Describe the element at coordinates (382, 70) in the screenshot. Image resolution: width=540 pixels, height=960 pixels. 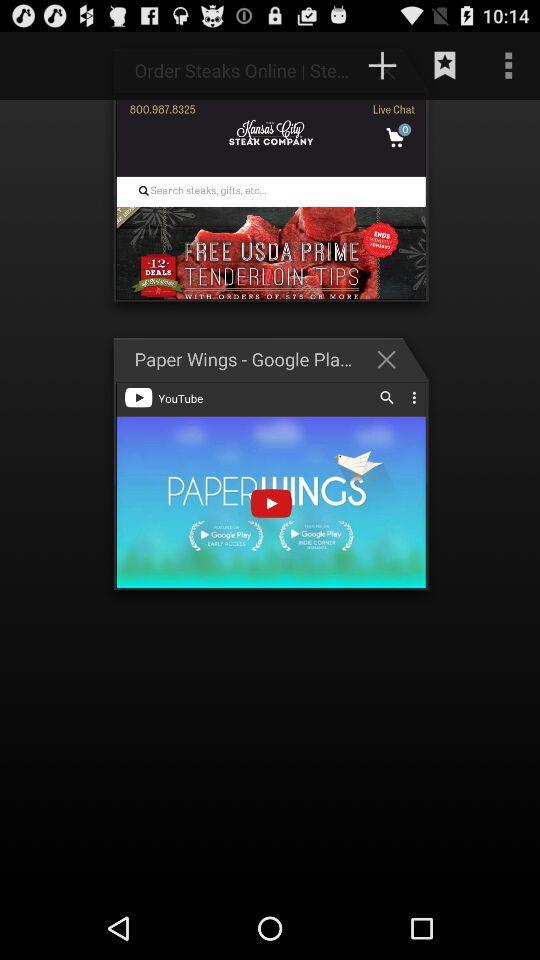
I see `the add icon` at that location.